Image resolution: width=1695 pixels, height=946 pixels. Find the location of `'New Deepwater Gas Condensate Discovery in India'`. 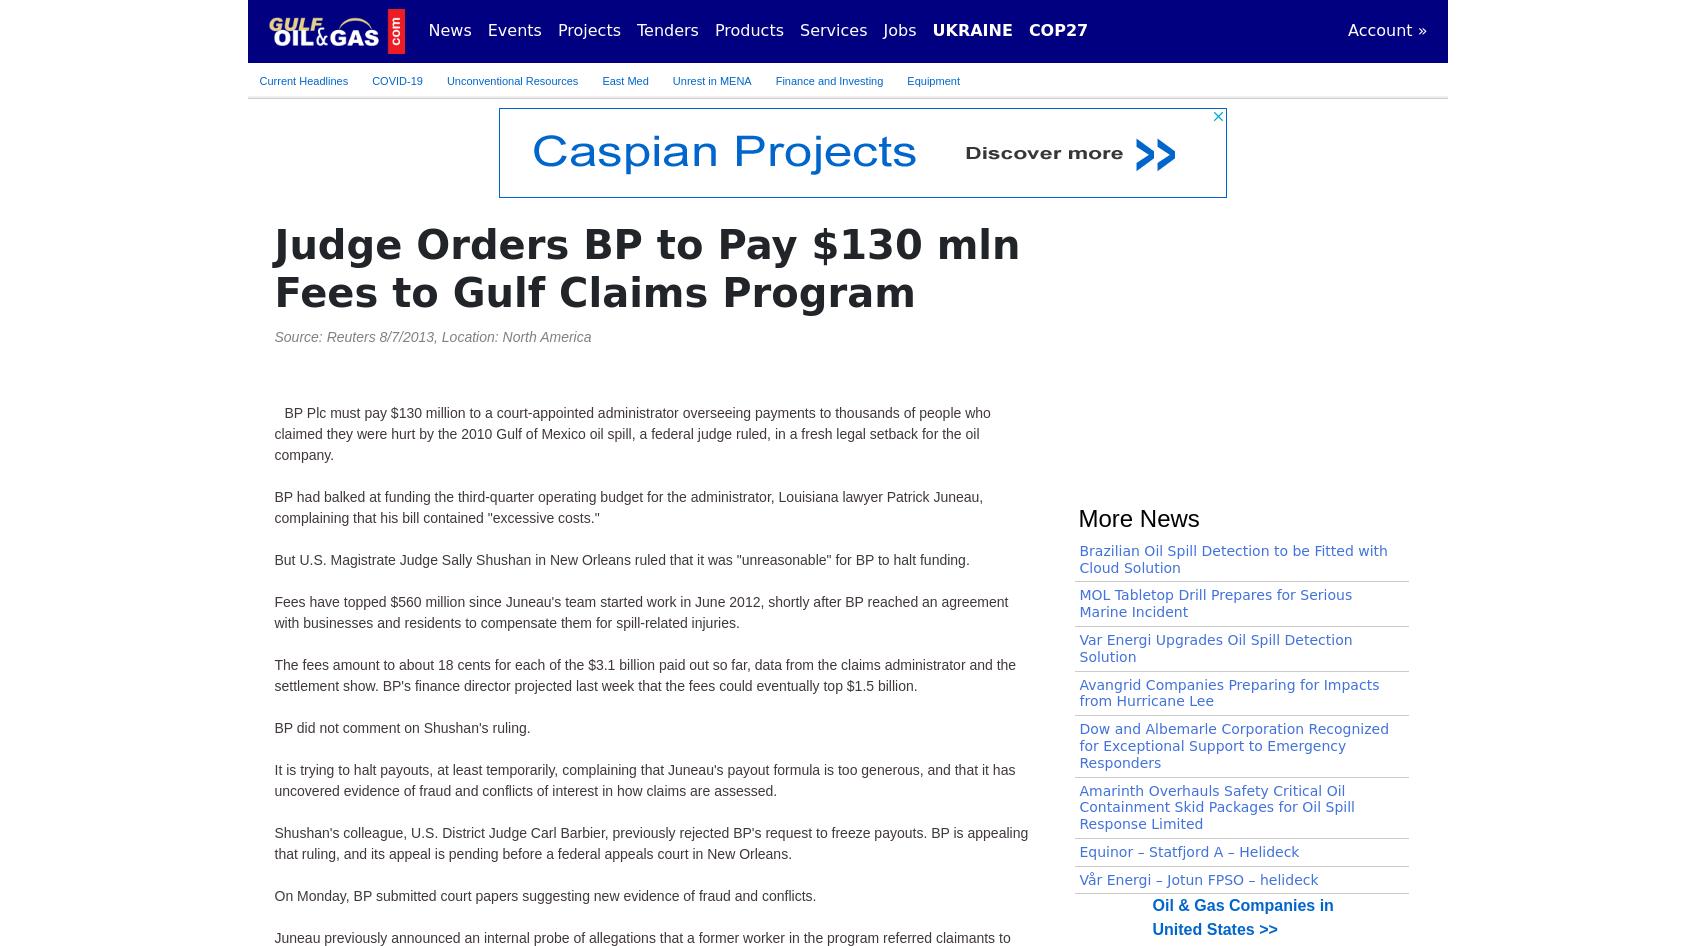

'New Deepwater Gas Condensate Discovery in India' is located at coordinates (1231, 292).